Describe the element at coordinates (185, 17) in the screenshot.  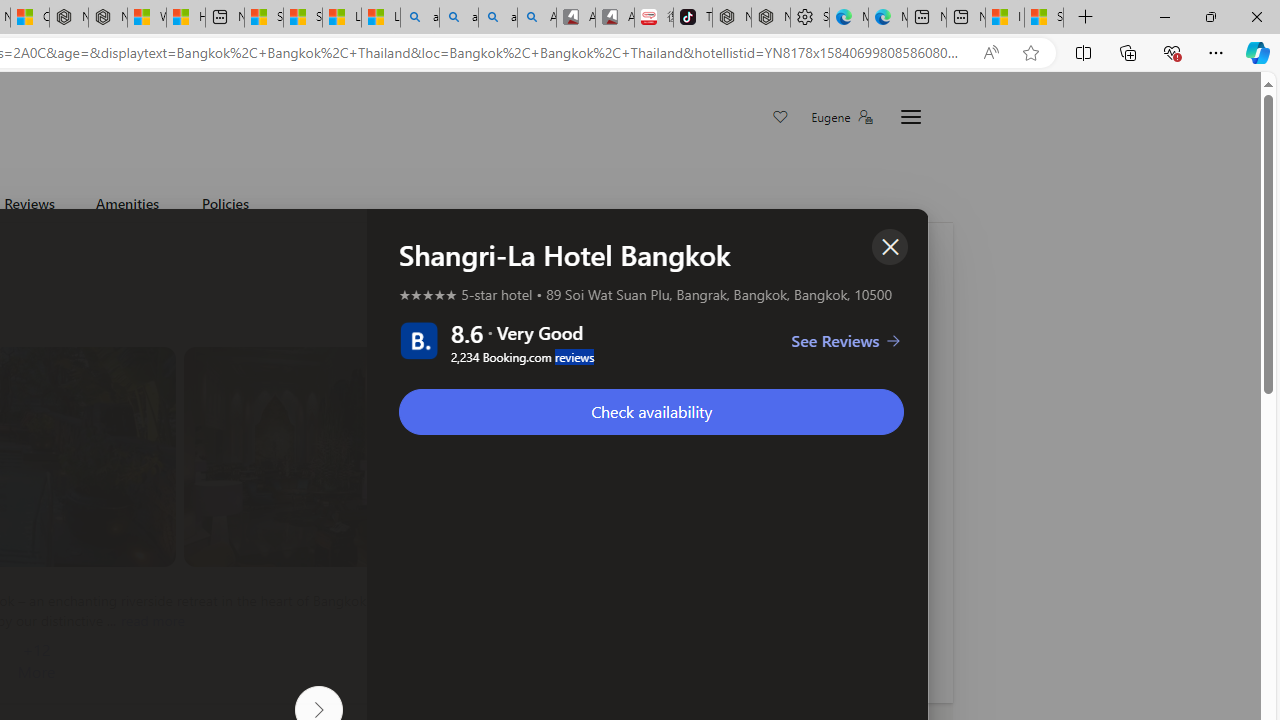
I see `'Huge shark washes ashore at New York City beach | Watch'` at that location.